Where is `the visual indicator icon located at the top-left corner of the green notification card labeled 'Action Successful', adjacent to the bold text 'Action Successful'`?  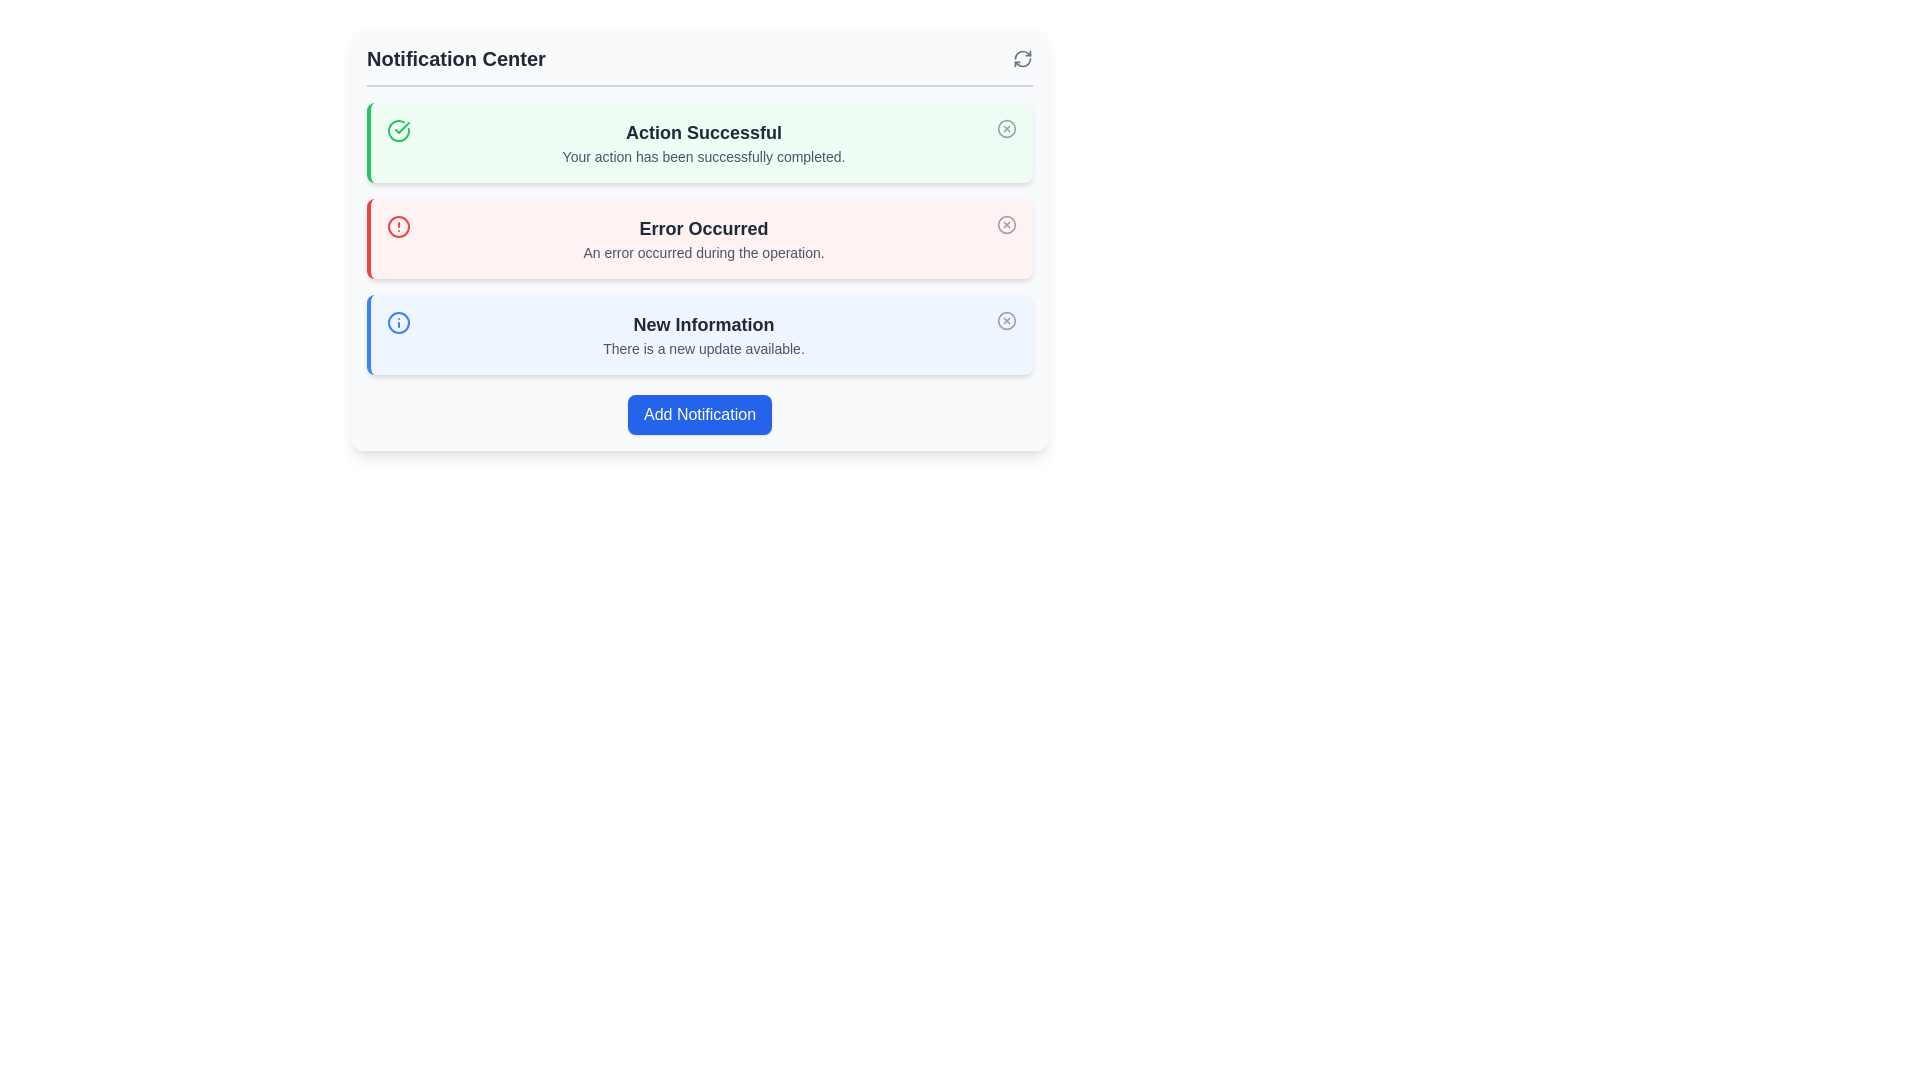
the visual indicator icon located at the top-left corner of the green notification card labeled 'Action Successful', adjacent to the bold text 'Action Successful' is located at coordinates (398, 131).